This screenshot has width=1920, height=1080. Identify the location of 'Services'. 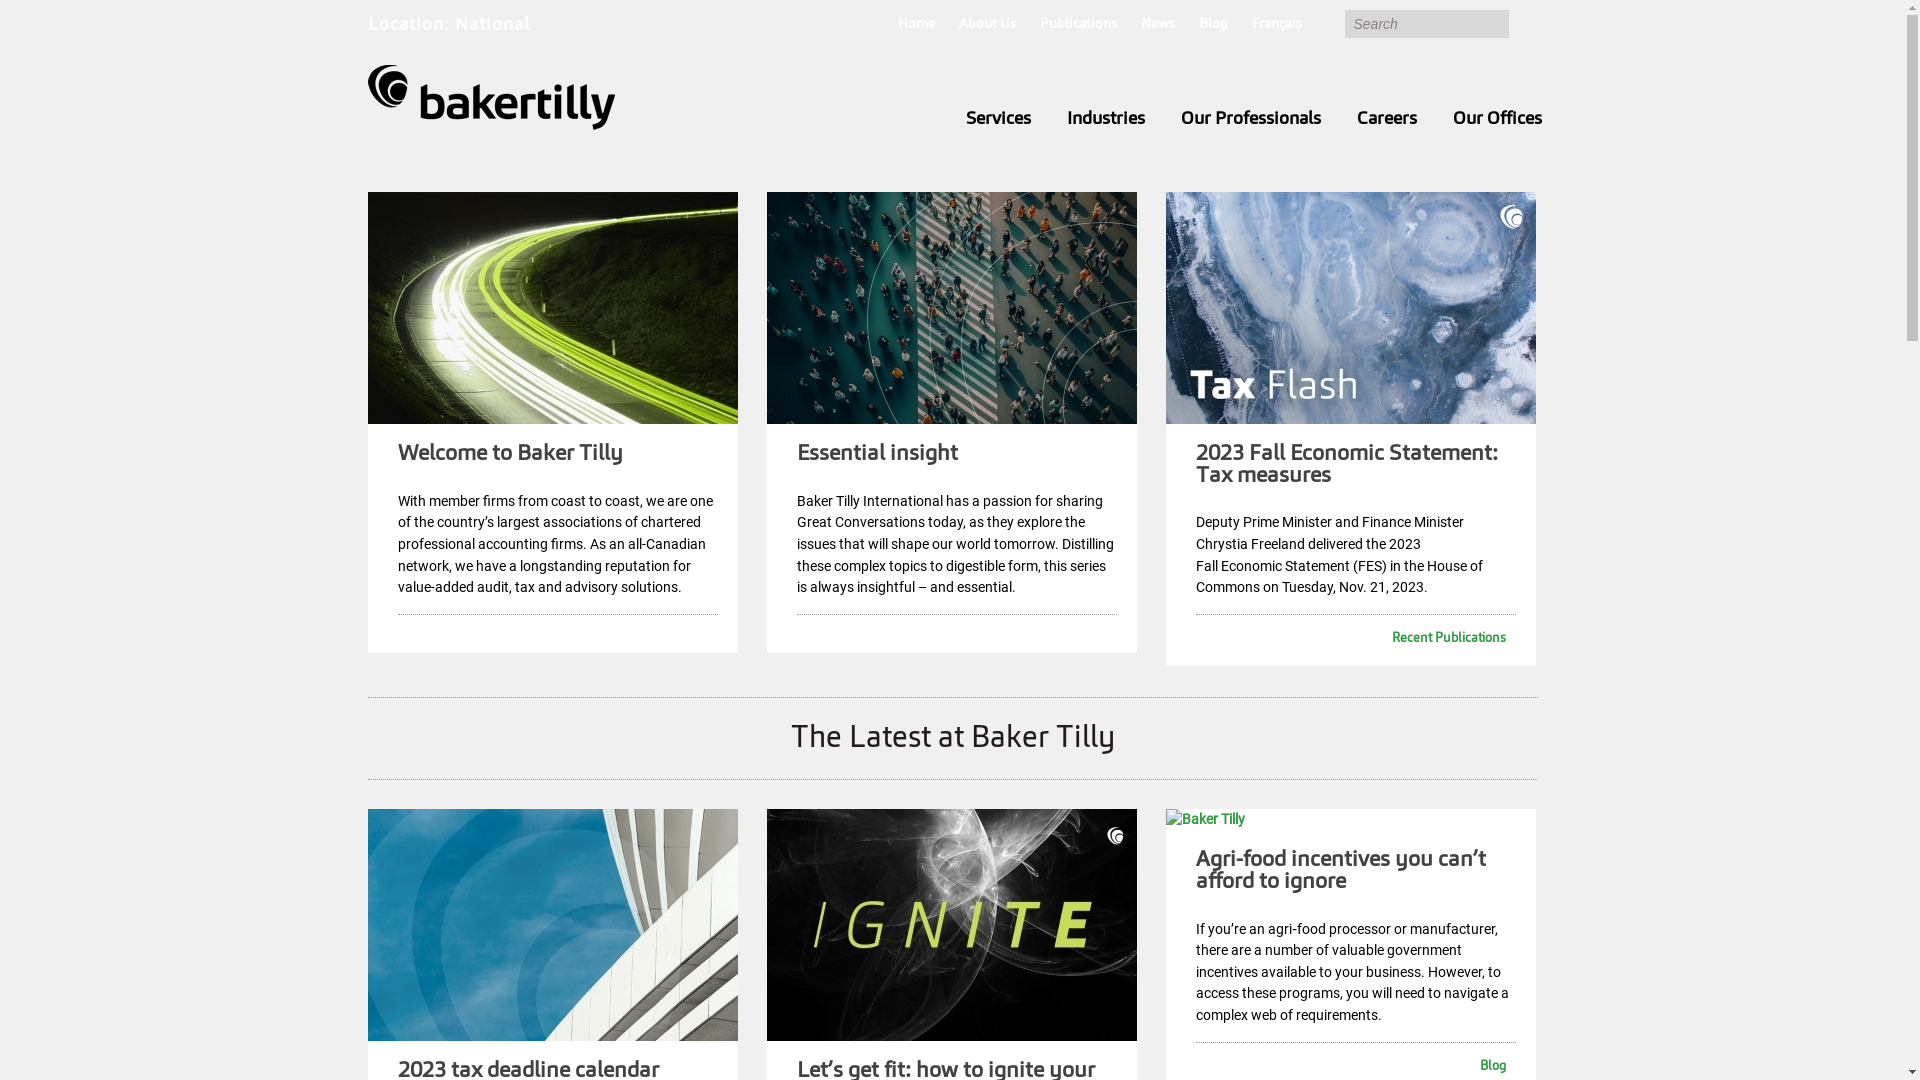
(947, 119).